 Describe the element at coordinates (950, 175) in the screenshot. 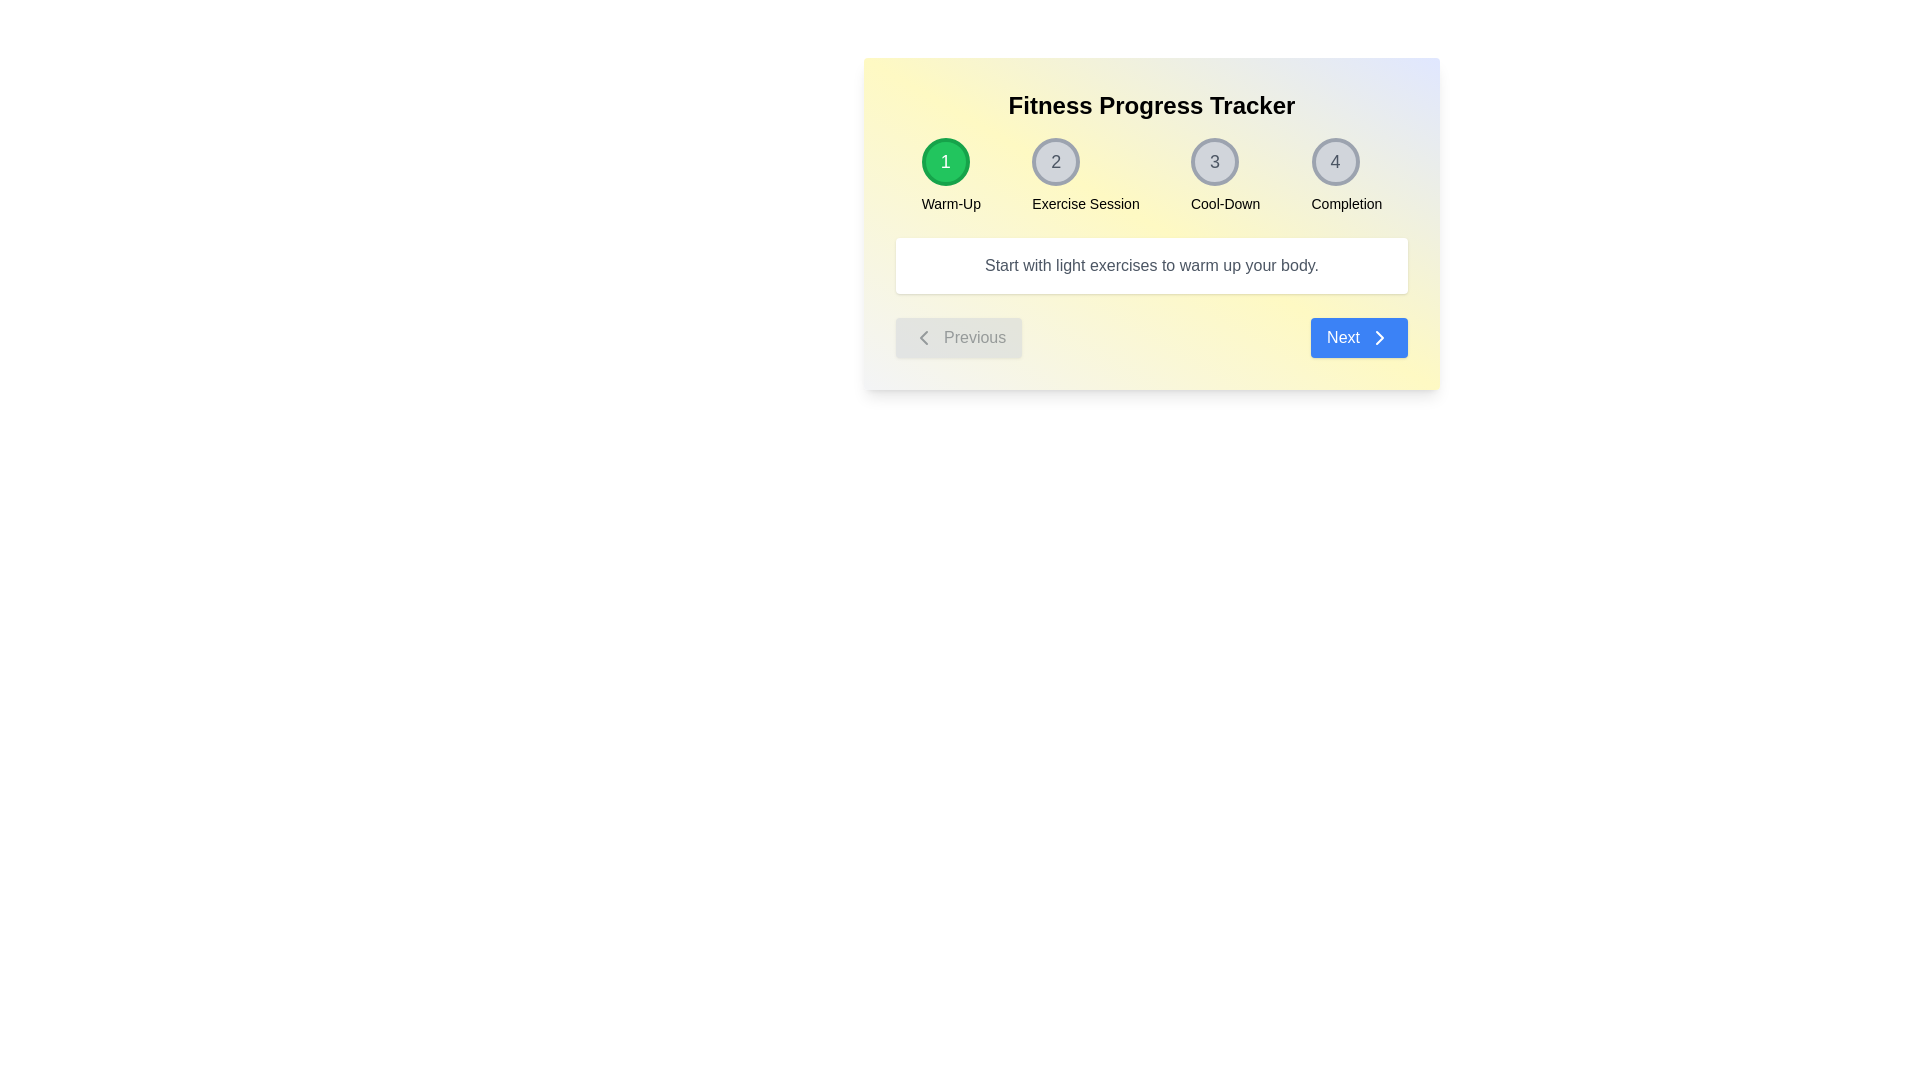

I see `the first step indicator component representing the 'Warm-Up' phase in the fitness program, located at the far left of the step indicator system` at that location.